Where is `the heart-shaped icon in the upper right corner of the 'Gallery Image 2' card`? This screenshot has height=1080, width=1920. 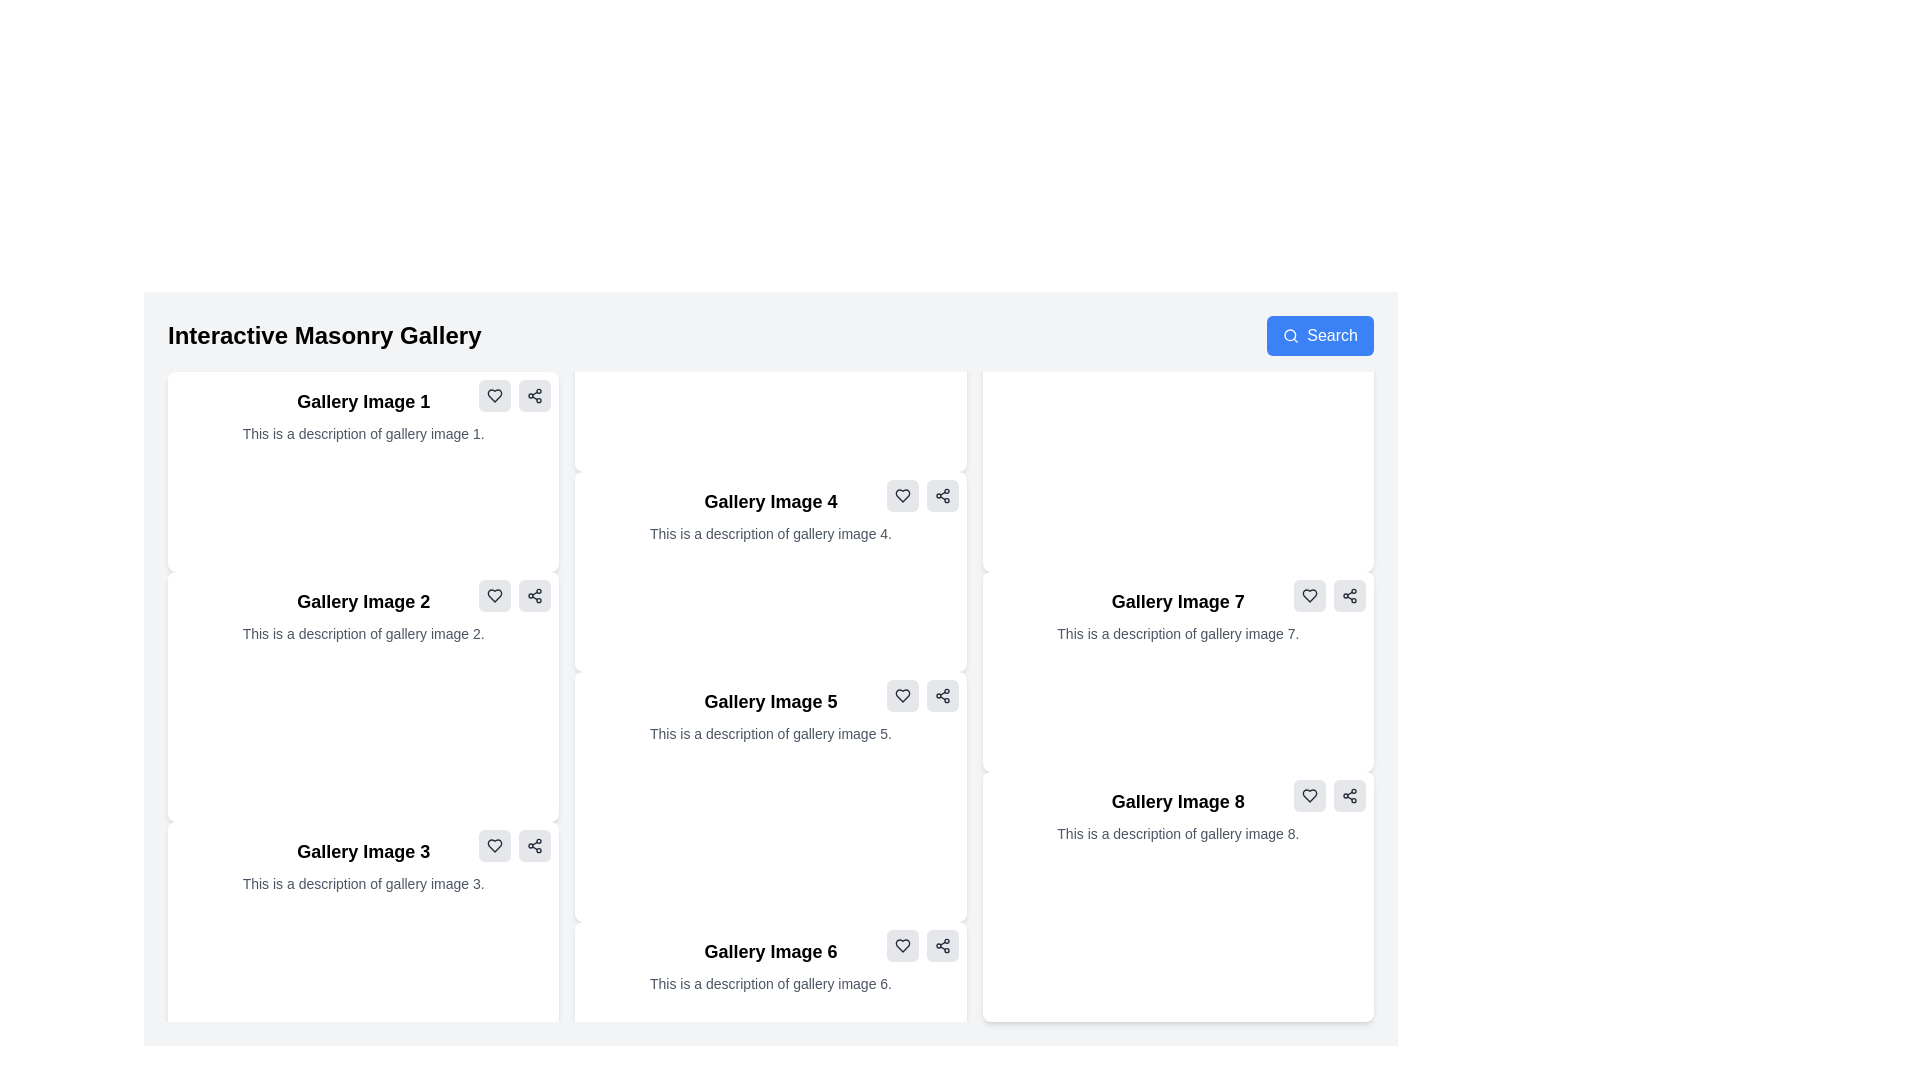
the heart-shaped icon in the upper right corner of the 'Gallery Image 2' card is located at coordinates (495, 396).